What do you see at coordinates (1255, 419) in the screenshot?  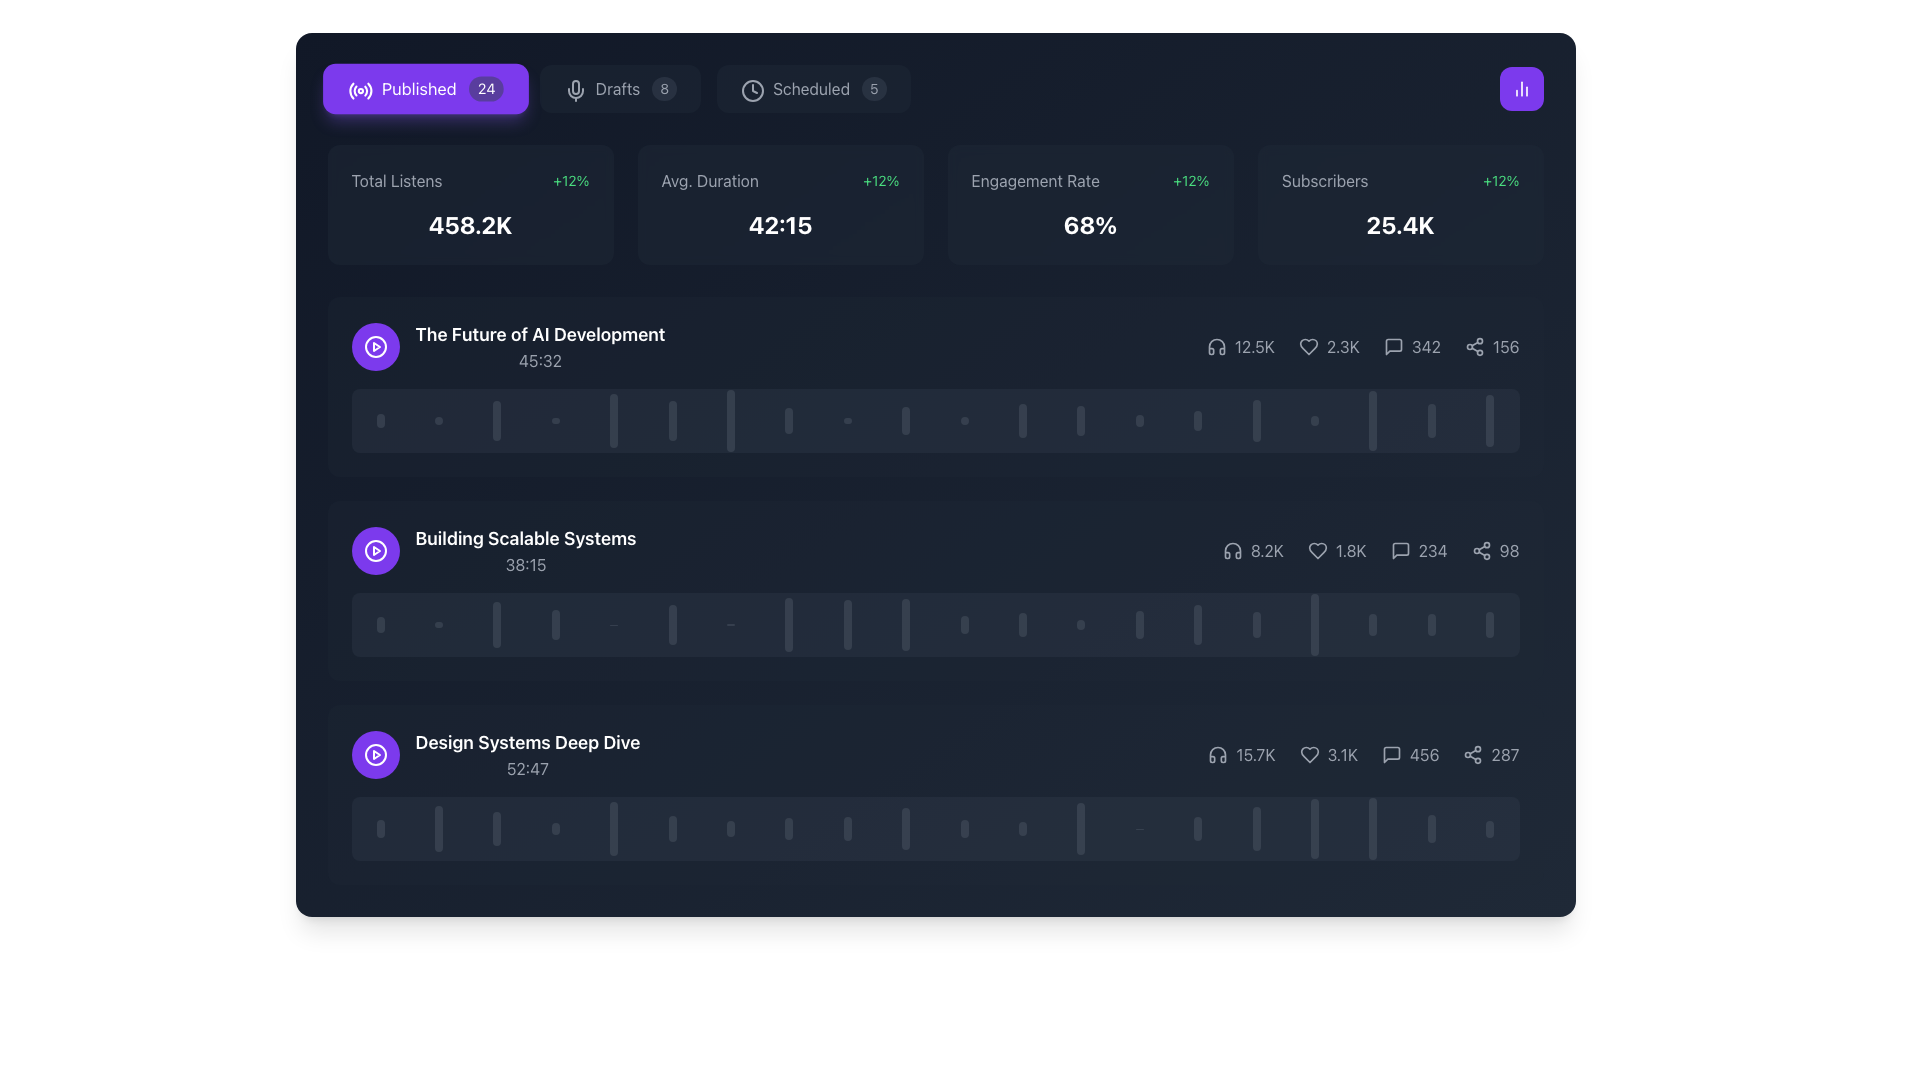 I see `the proportional representation of the sixteenth vertical bar among similar bars in the data representation chart, styled in a grayish tone and semi-transparent appearance` at bounding box center [1255, 419].